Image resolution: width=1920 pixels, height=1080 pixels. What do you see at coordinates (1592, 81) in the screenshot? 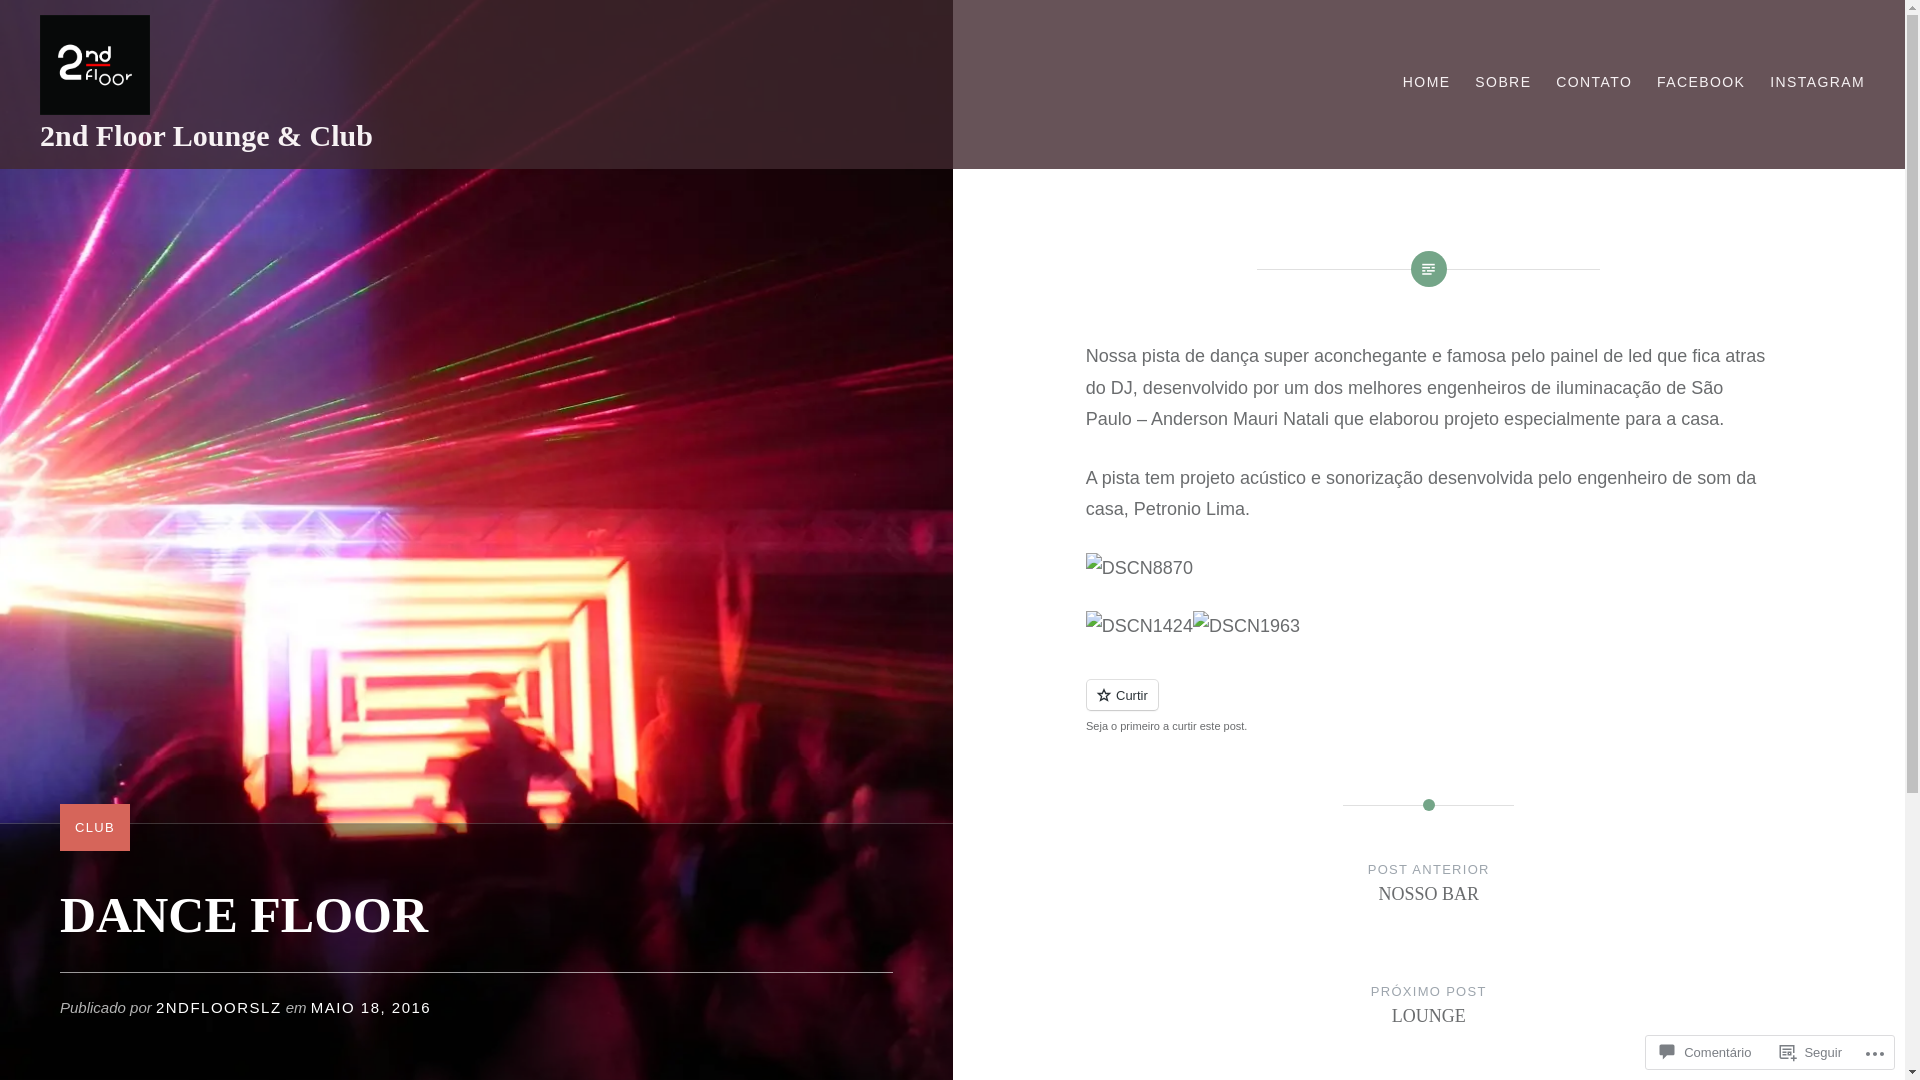
I see `'CONTATO'` at bounding box center [1592, 81].